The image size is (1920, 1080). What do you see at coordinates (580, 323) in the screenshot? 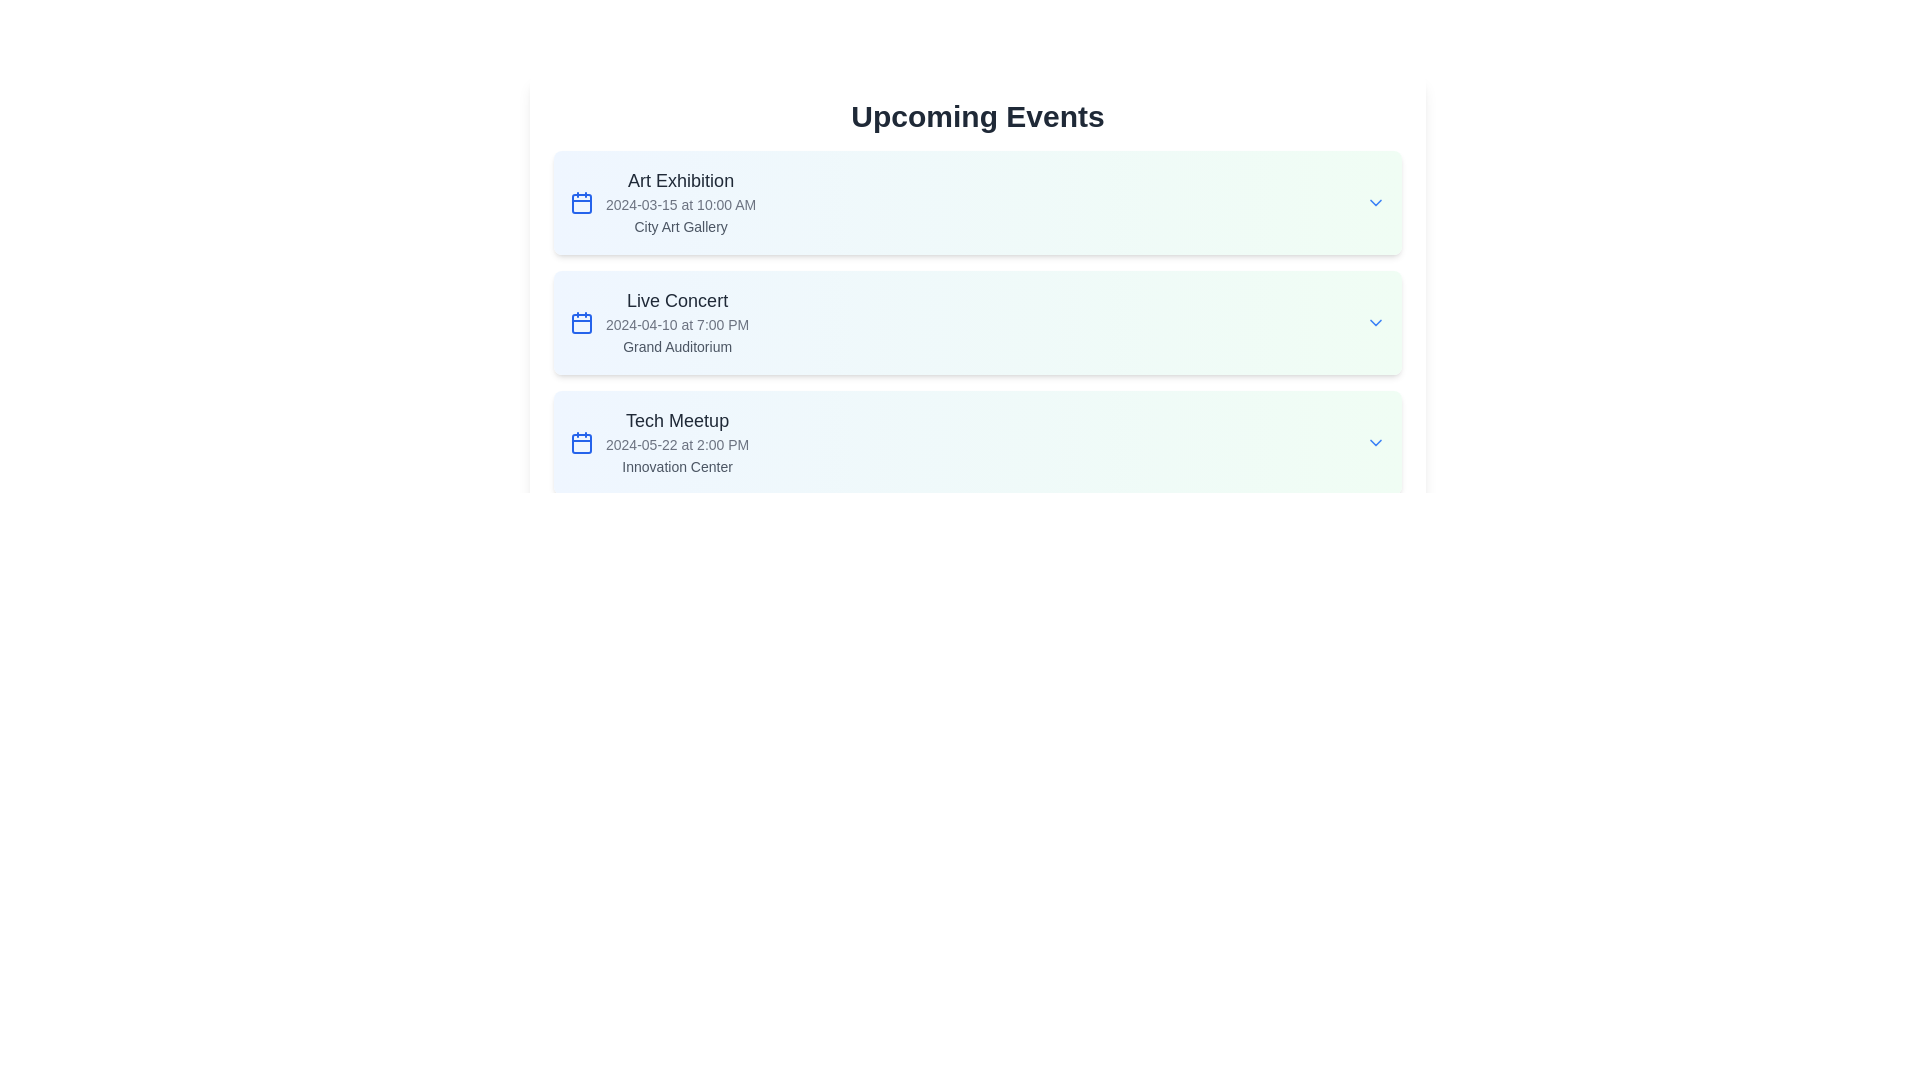
I see `SVG Rectangle element, which is a rounded rectangle within the calendar icon next to the 'Live Concert' event details, by clicking on its center point` at bounding box center [580, 323].